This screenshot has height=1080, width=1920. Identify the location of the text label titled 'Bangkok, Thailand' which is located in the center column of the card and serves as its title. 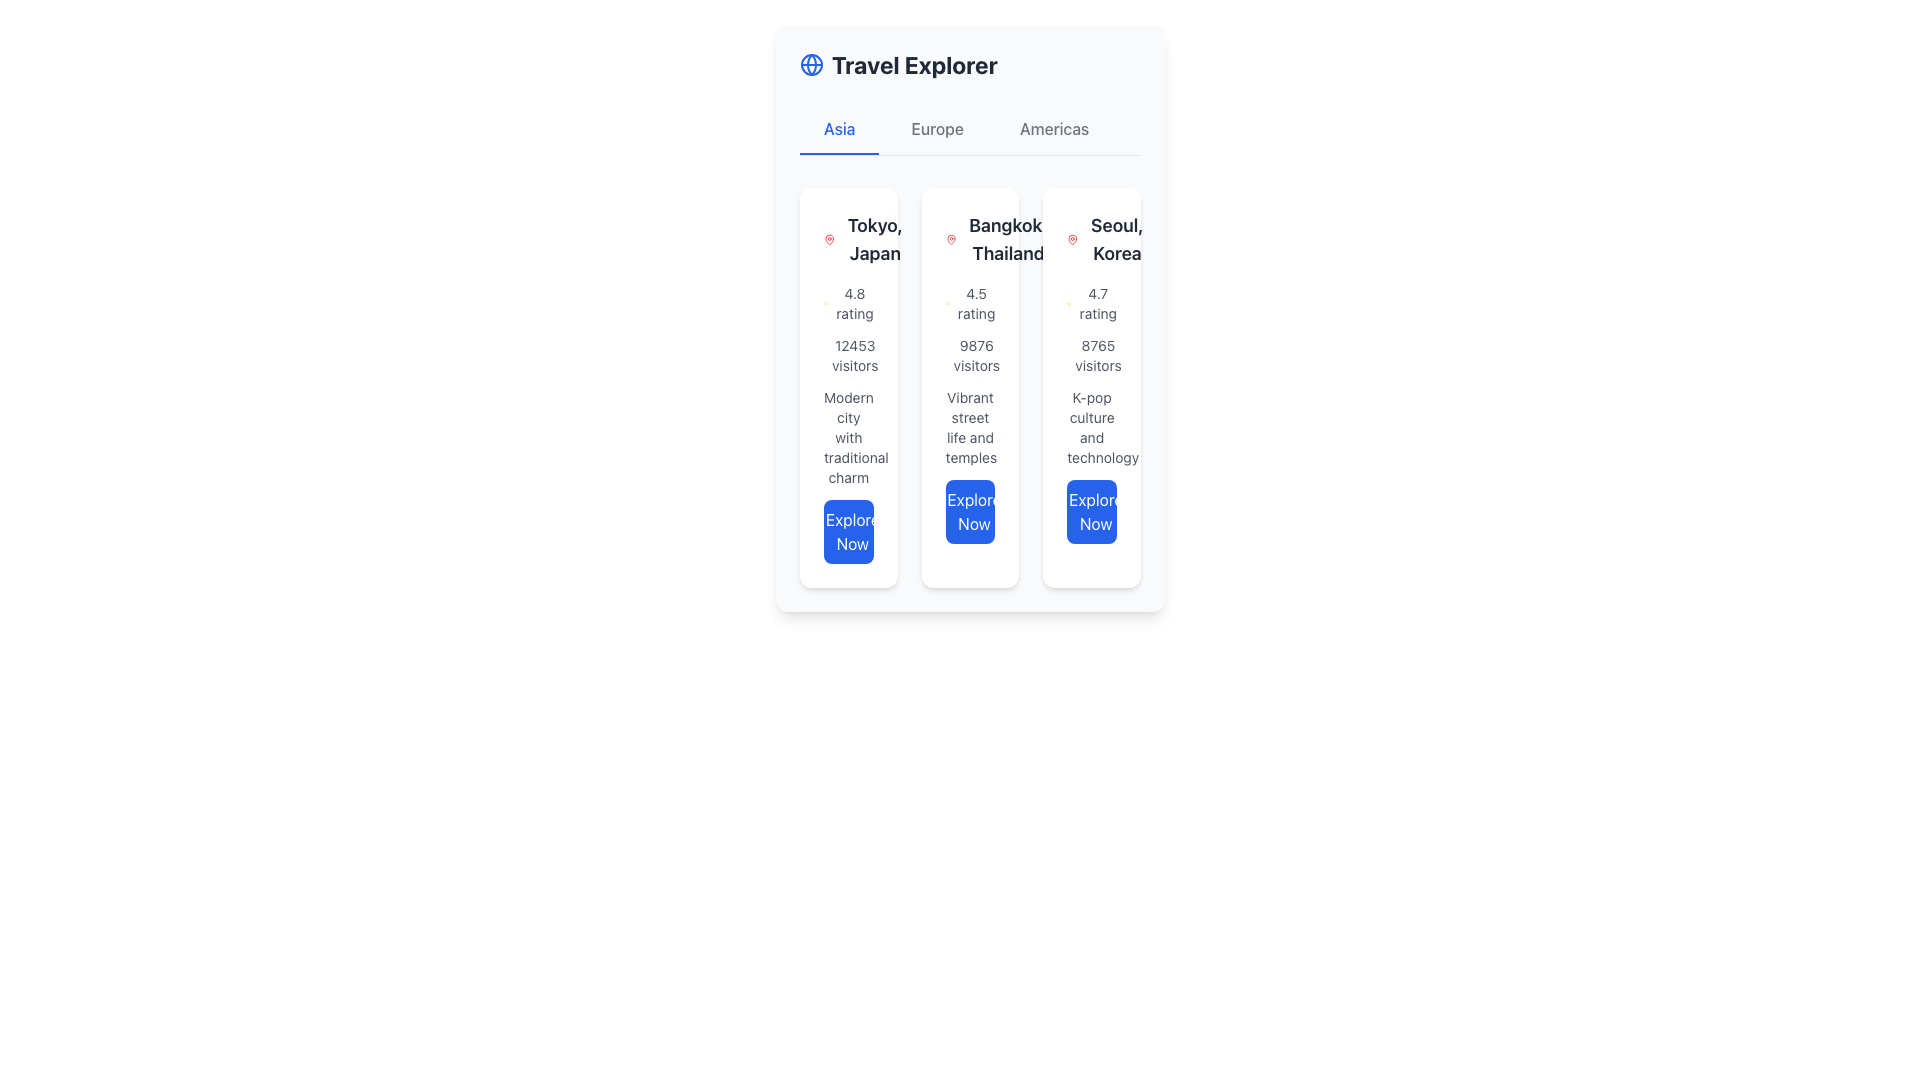
(970, 238).